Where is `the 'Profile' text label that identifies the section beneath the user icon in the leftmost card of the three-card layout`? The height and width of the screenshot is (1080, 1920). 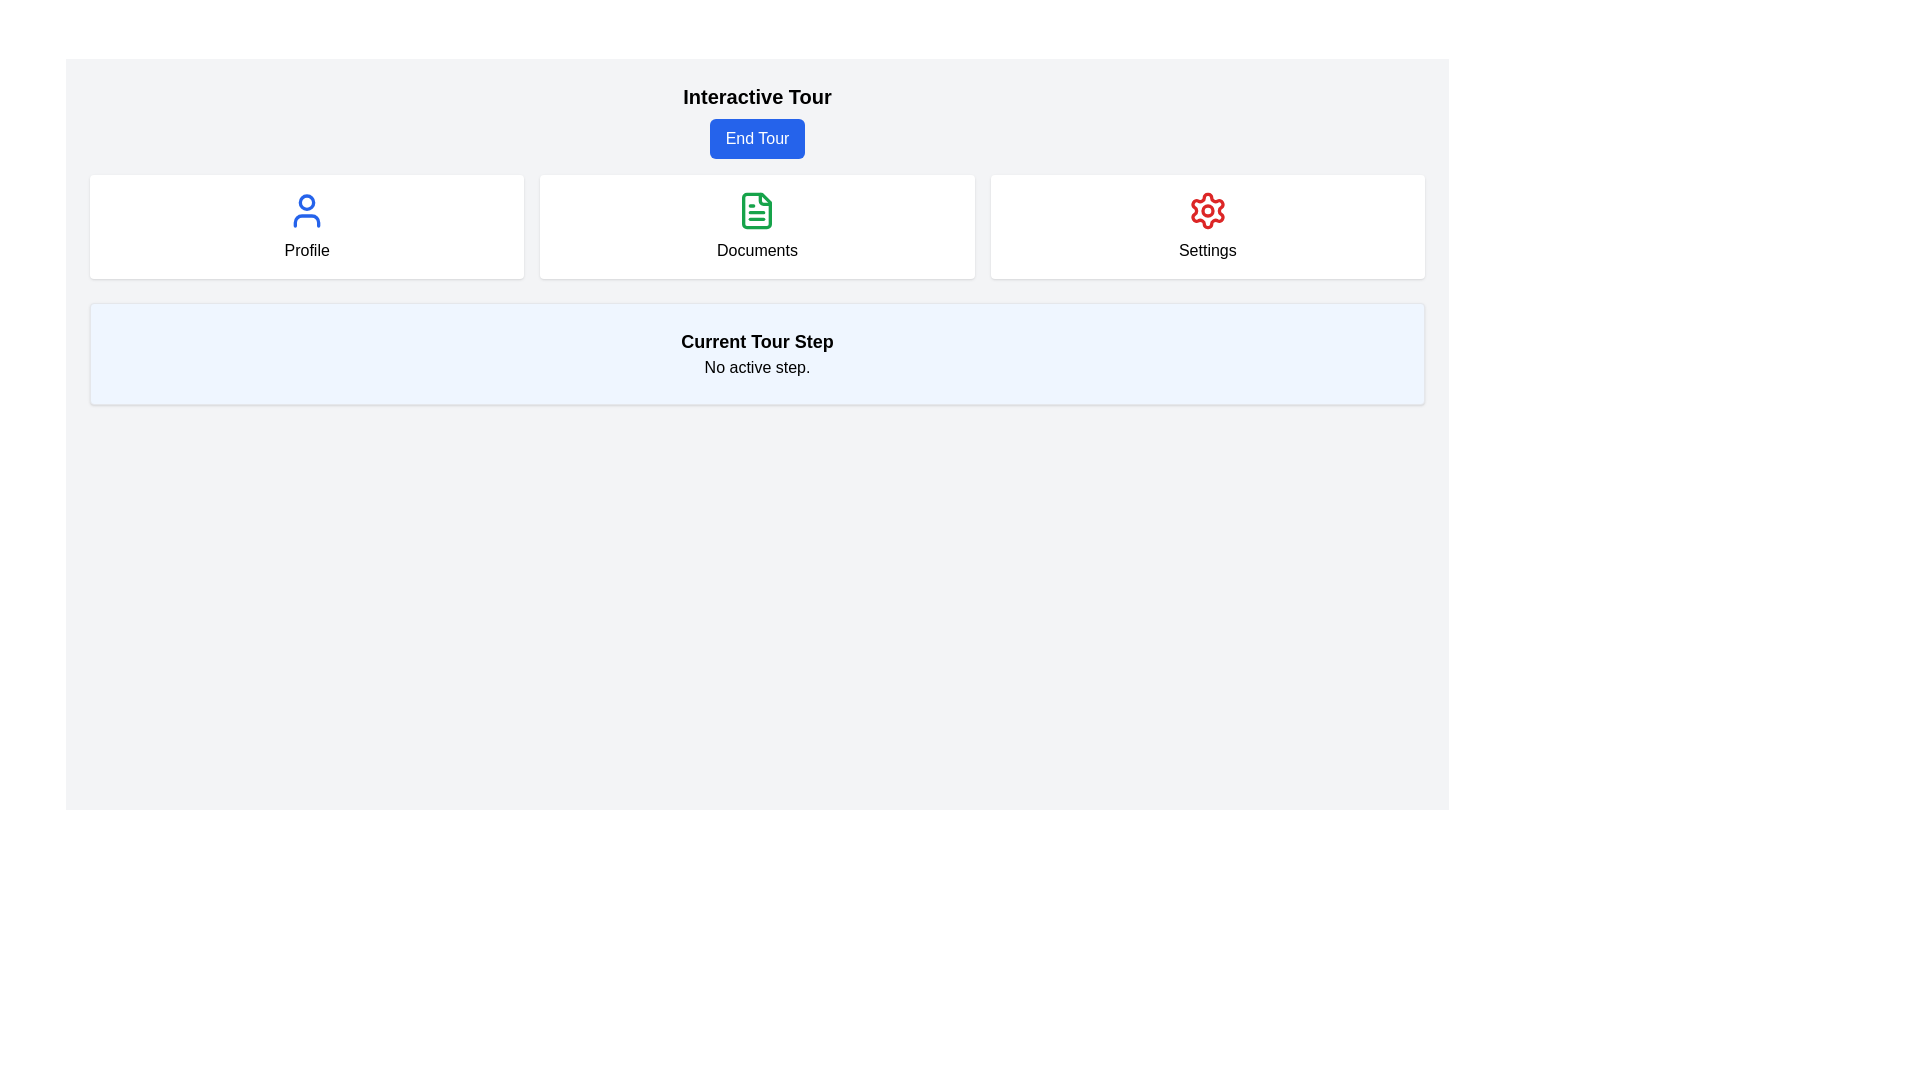
the 'Profile' text label that identifies the section beneath the user icon in the leftmost card of the three-card layout is located at coordinates (306, 249).